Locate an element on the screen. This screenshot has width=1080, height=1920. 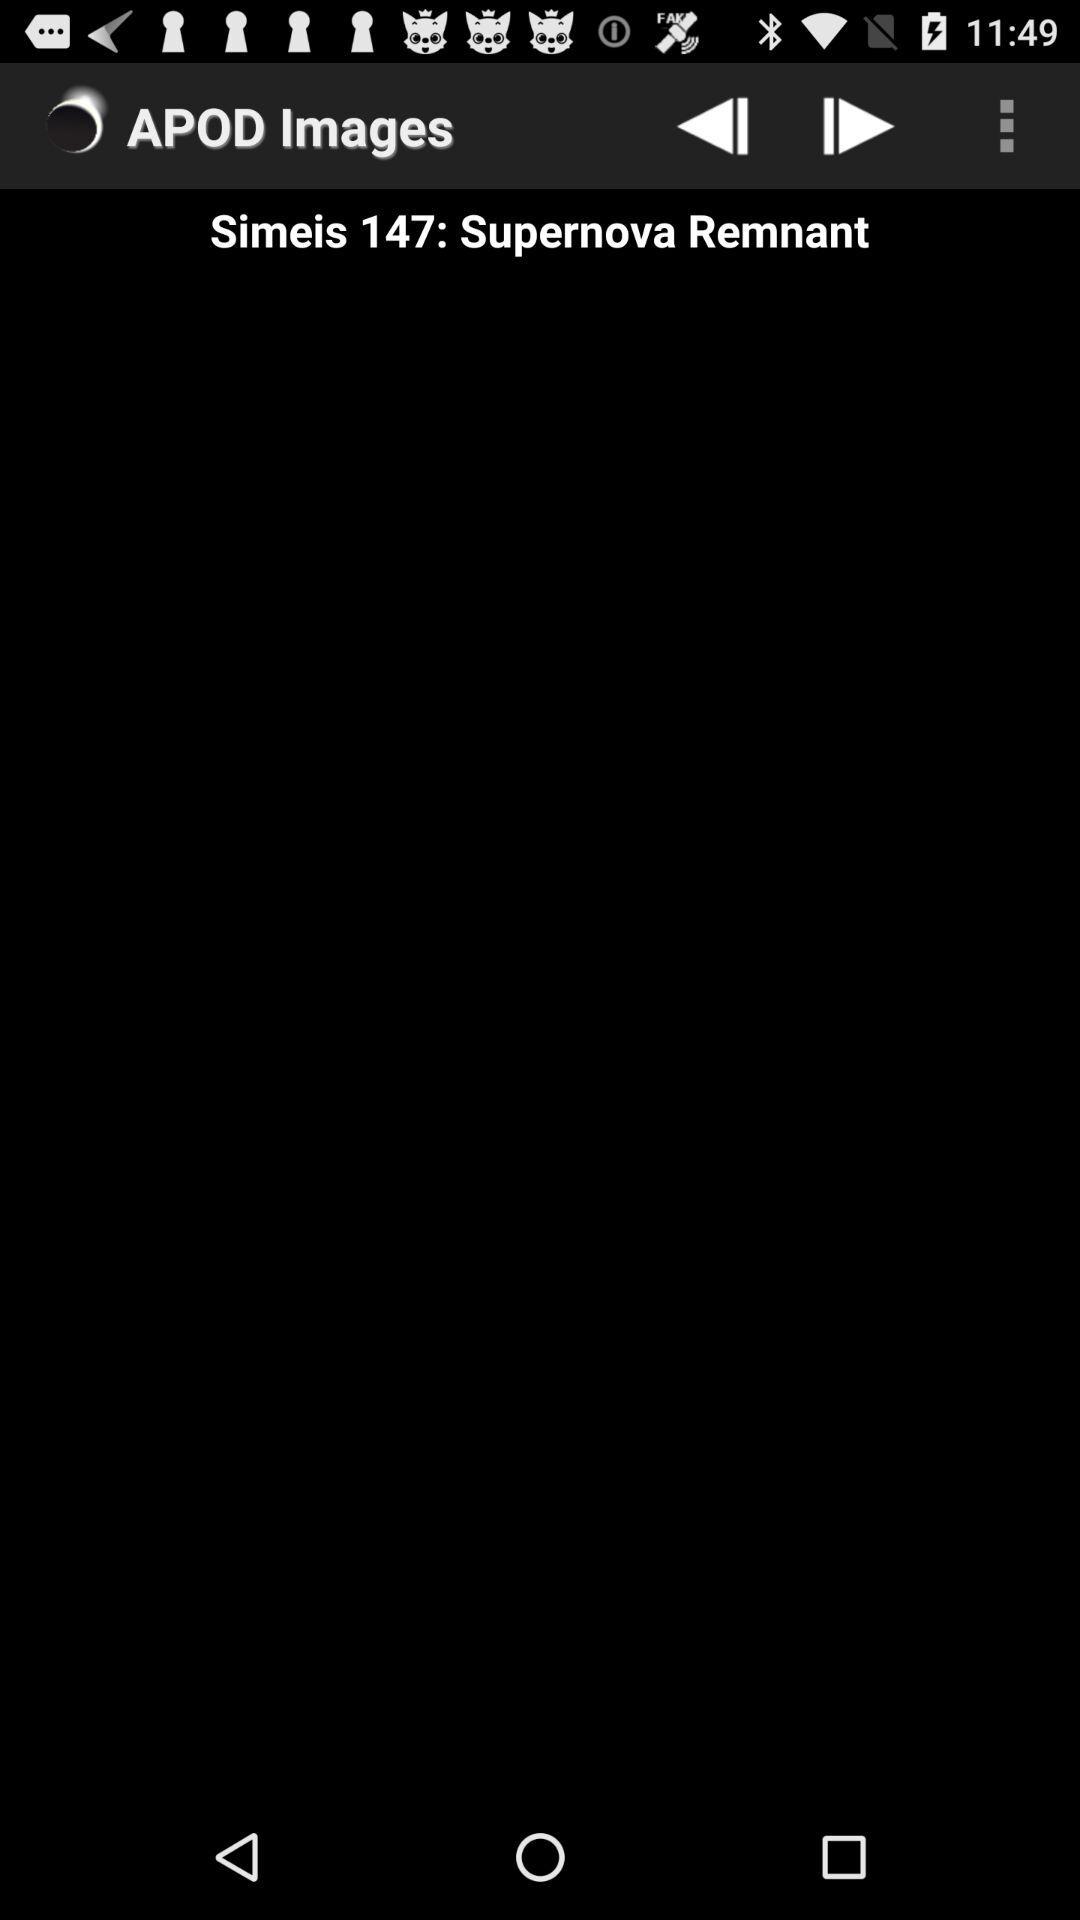
click on the next button is located at coordinates (858, 124).